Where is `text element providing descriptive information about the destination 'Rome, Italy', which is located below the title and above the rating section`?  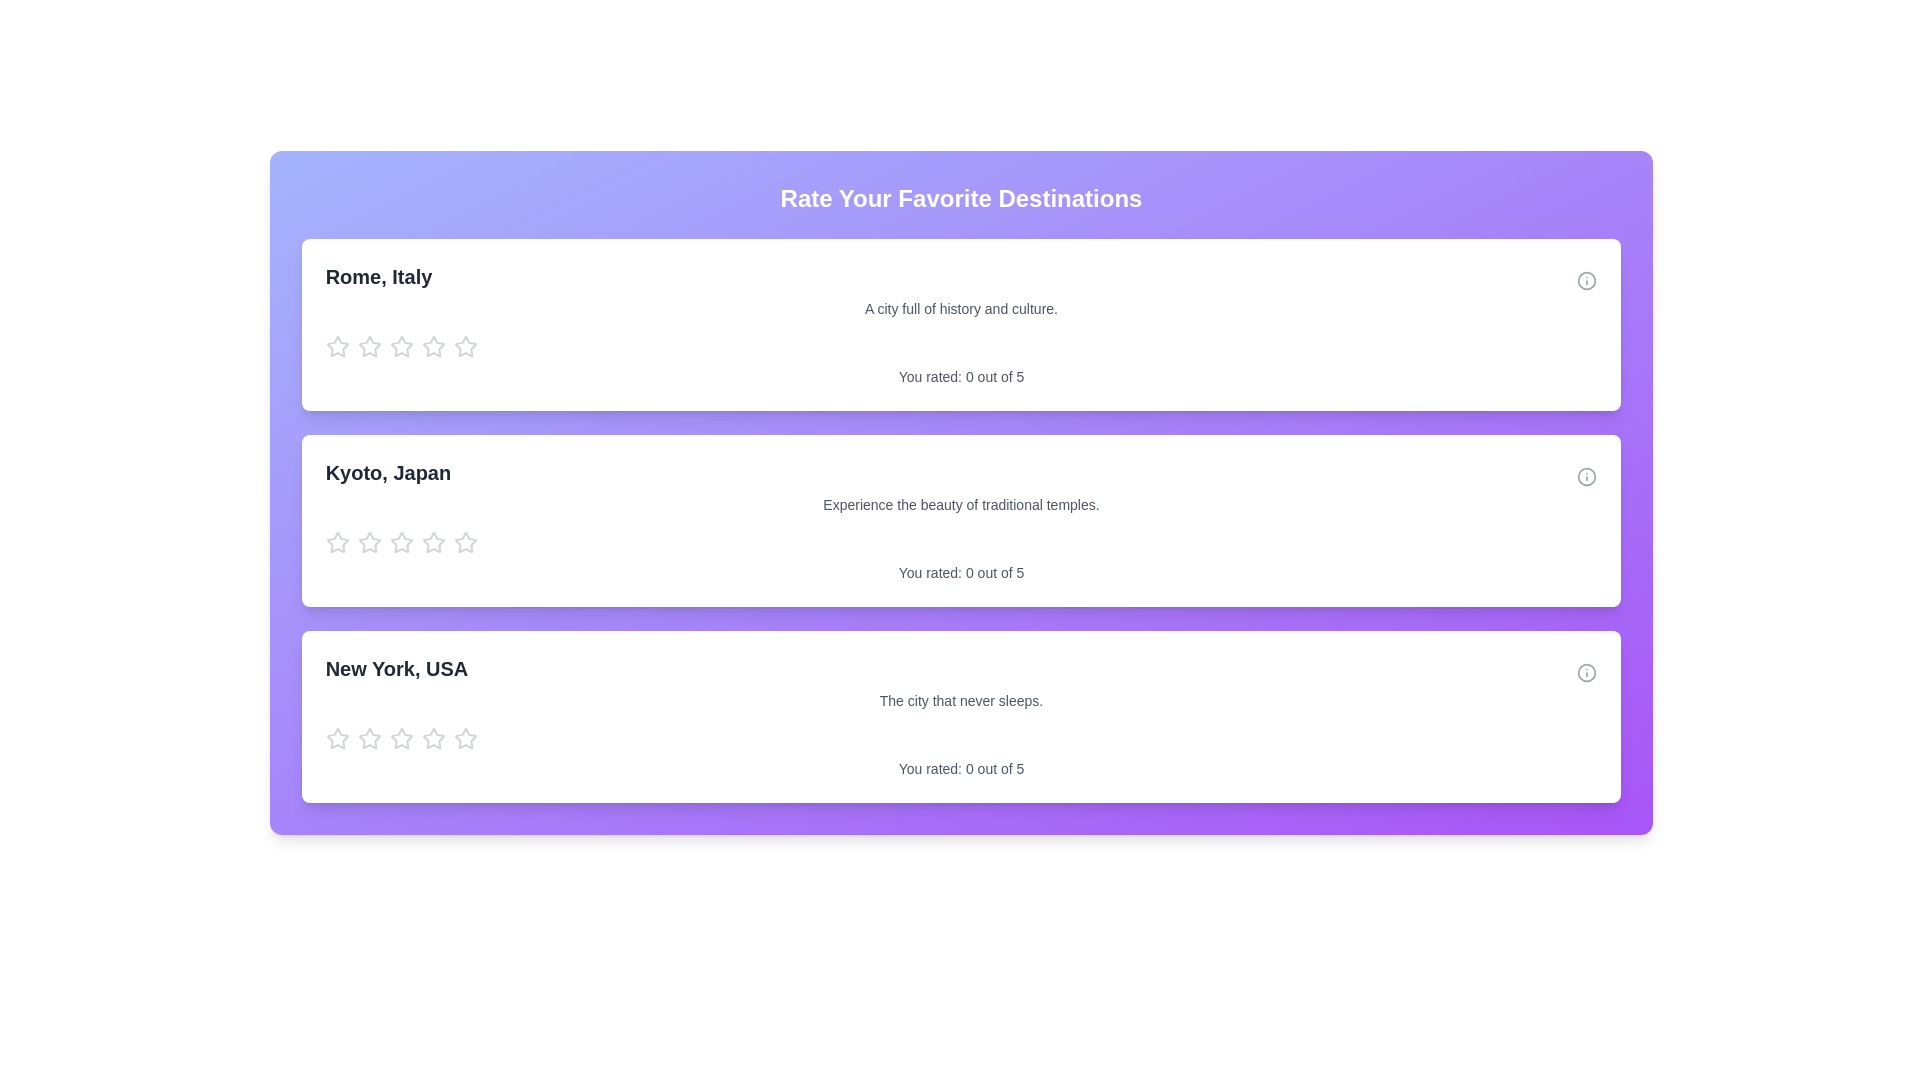 text element providing descriptive information about the destination 'Rome, Italy', which is located below the title and above the rating section is located at coordinates (961, 308).